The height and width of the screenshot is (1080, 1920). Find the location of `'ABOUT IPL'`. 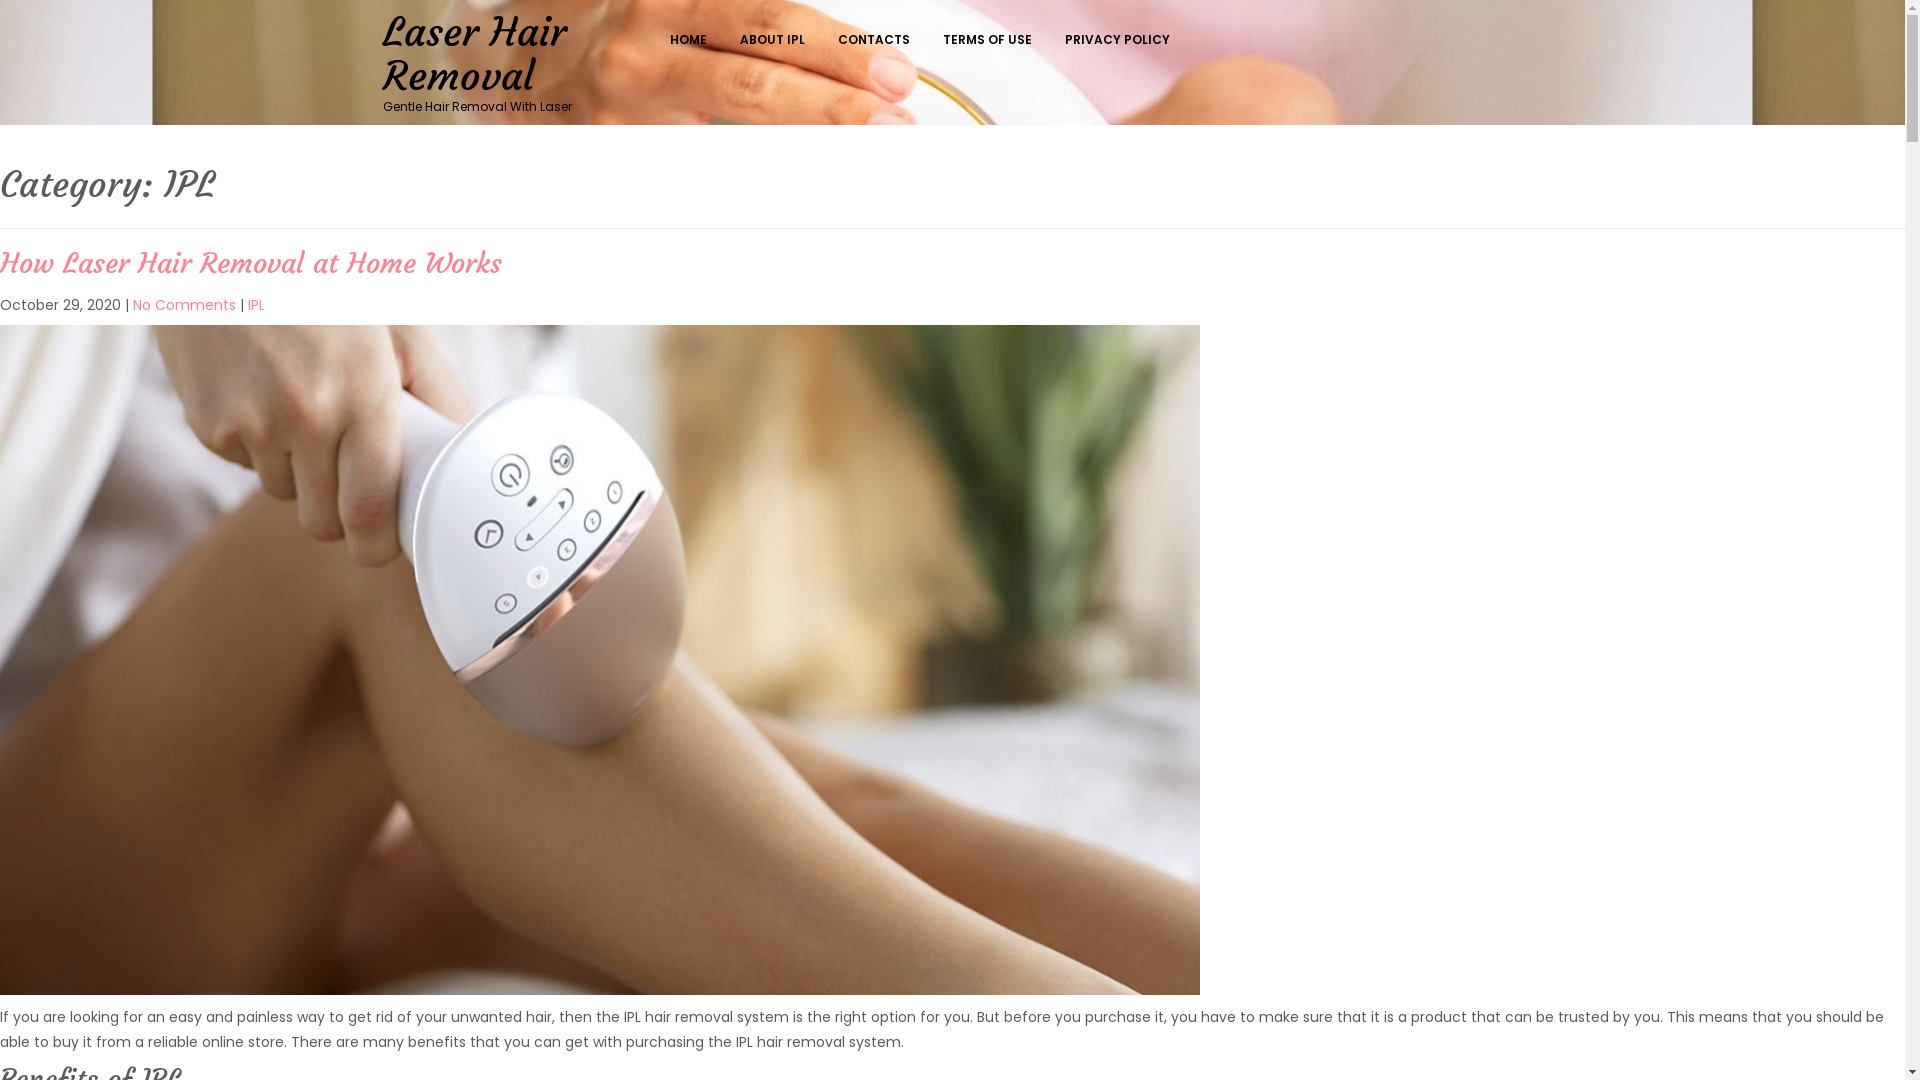

'ABOUT IPL' is located at coordinates (776, 39).